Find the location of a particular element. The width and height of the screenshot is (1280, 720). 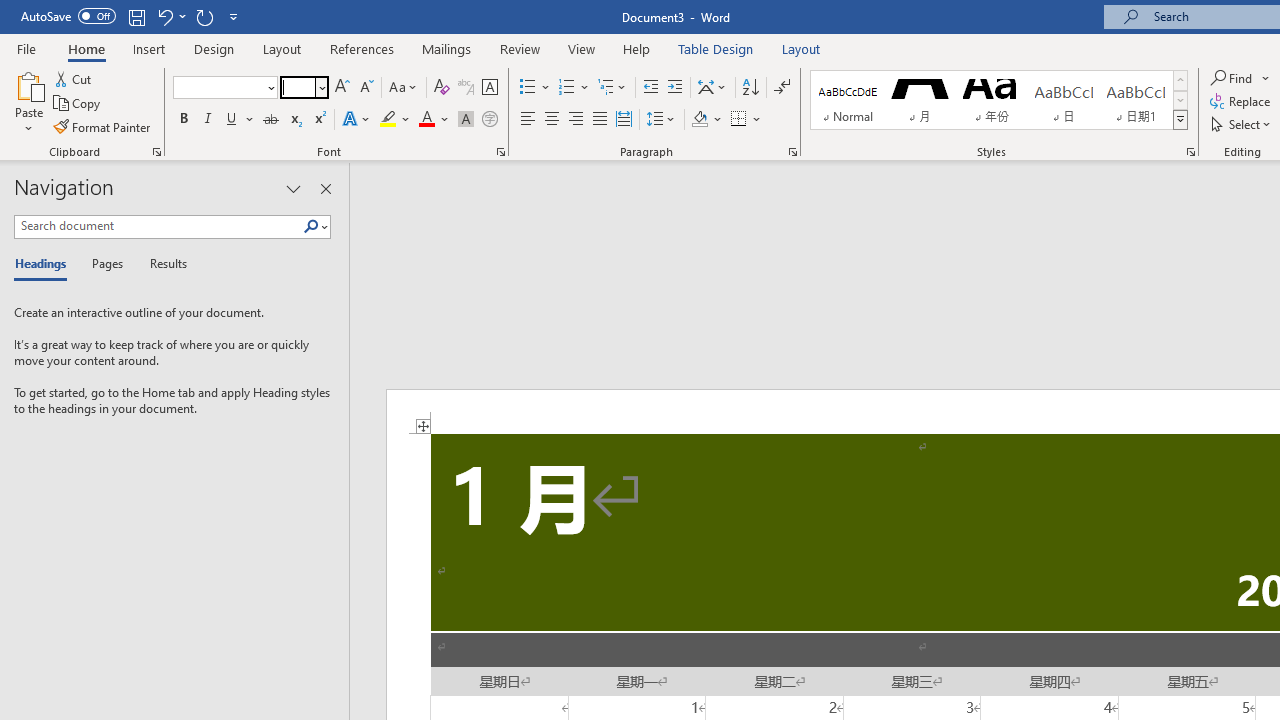

'Undo Apply Quick Style' is located at coordinates (164, 16).